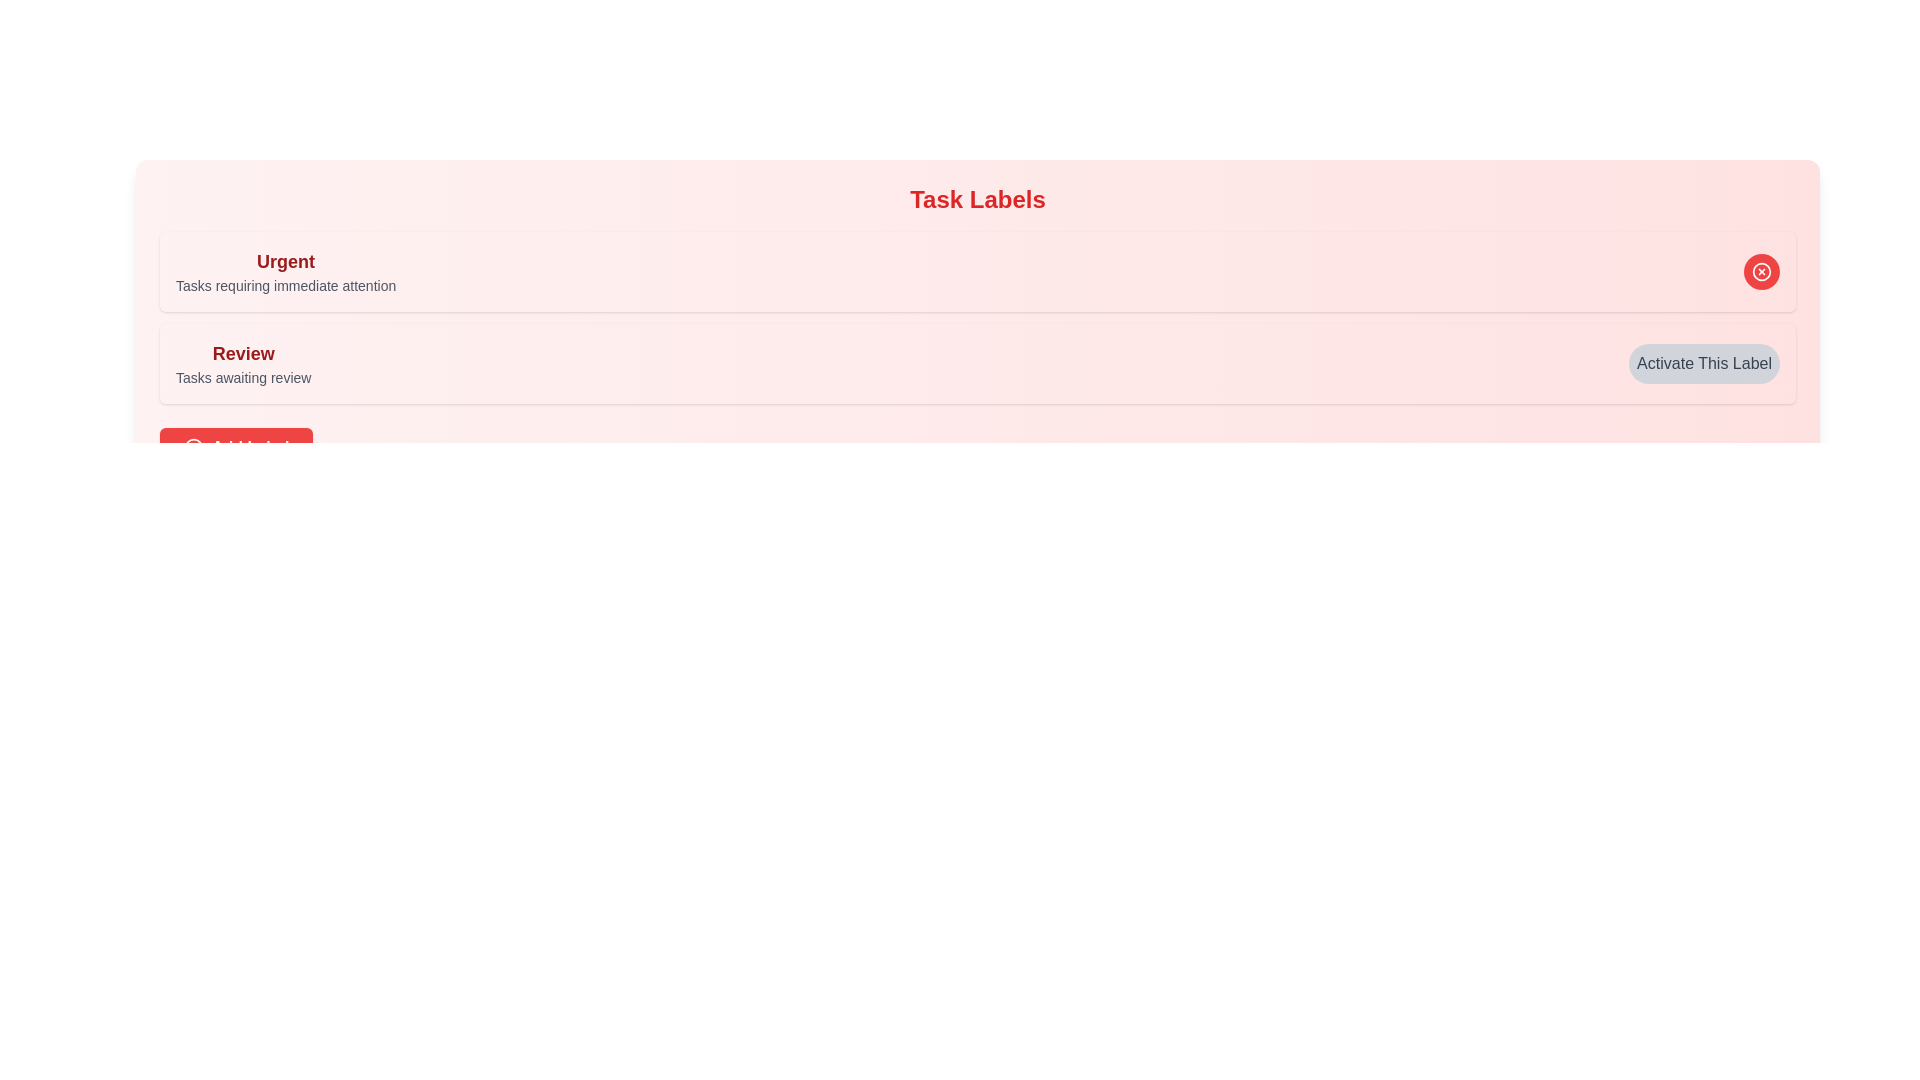 Image resolution: width=1920 pixels, height=1080 pixels. I want to click on the 'Add Label' button to add a new label, so click(235, 446).